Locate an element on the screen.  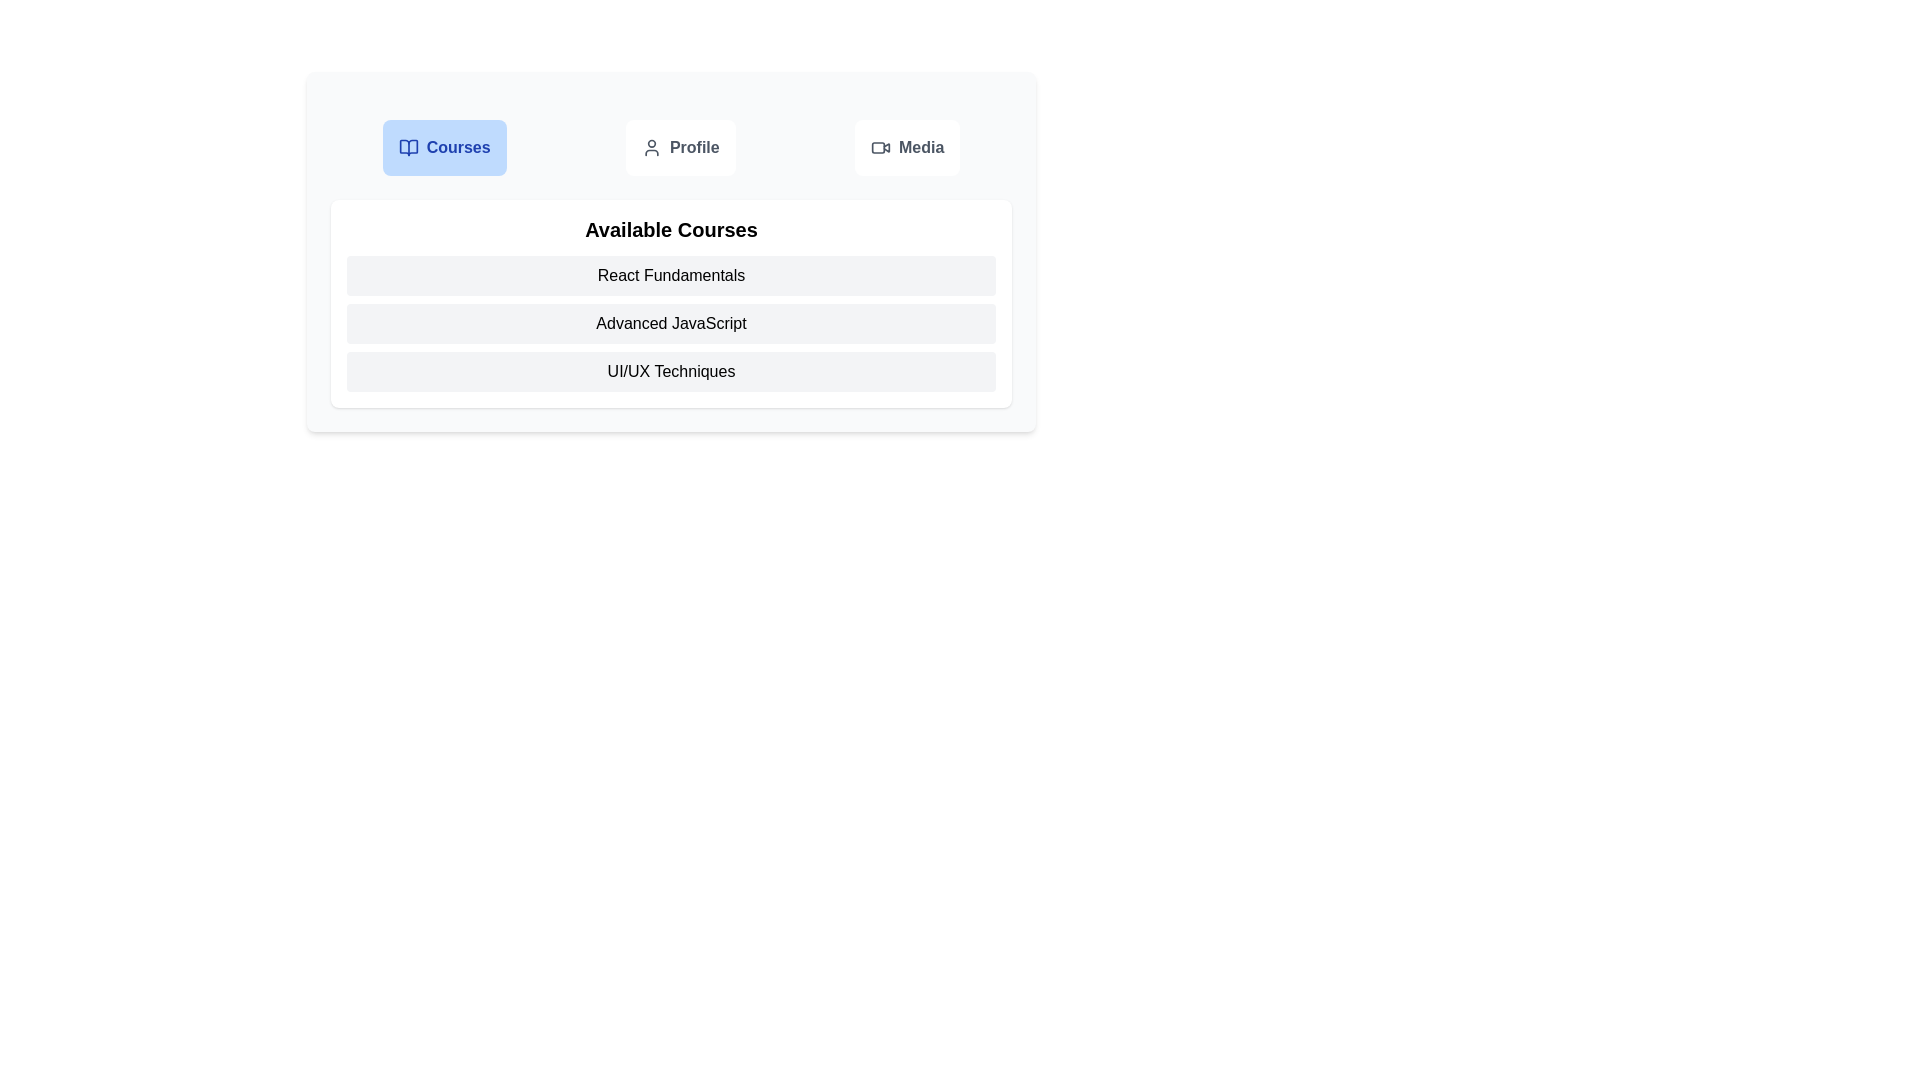
the 'React Fundamentals' course label, which is the first element in a vertical list located below the 'Available Courses' header is located at coordinates (671, 276).